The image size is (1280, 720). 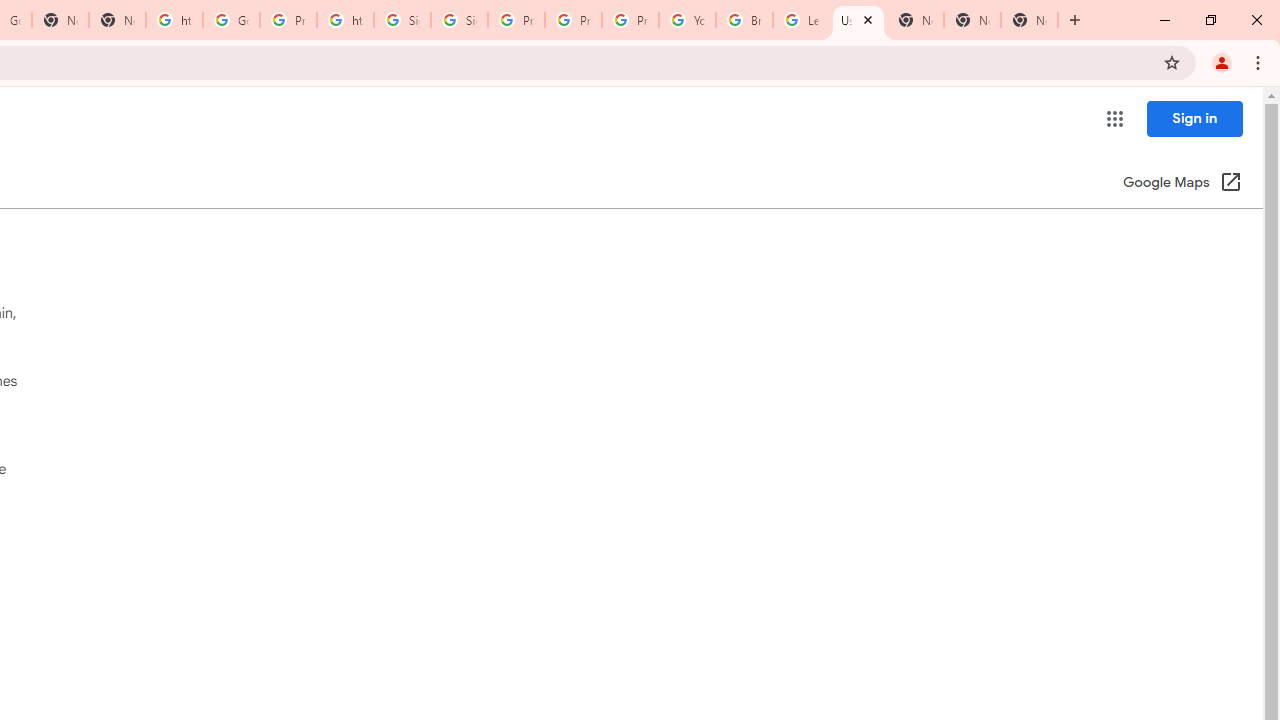 I want to click on 'Privacy Help Center - Policies Help', so click(x=516, y=20).